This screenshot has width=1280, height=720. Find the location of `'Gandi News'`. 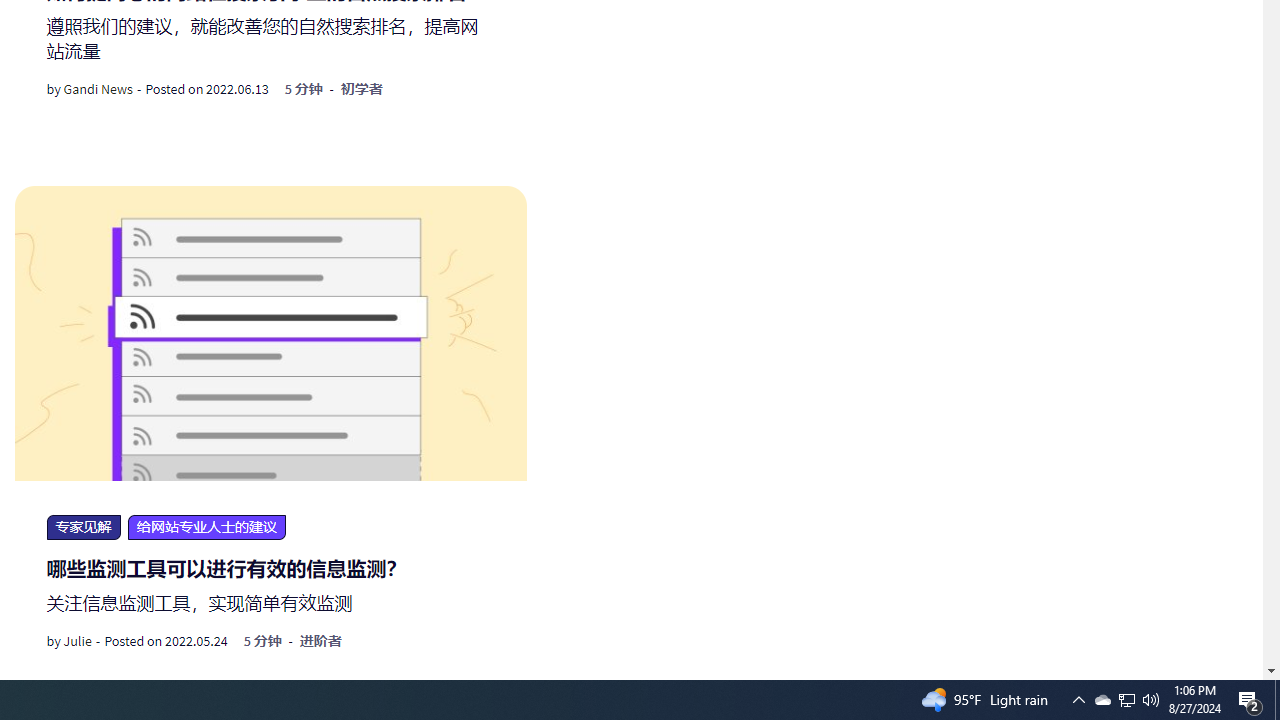

'Gandi News' is located at coordinates (96, 88).